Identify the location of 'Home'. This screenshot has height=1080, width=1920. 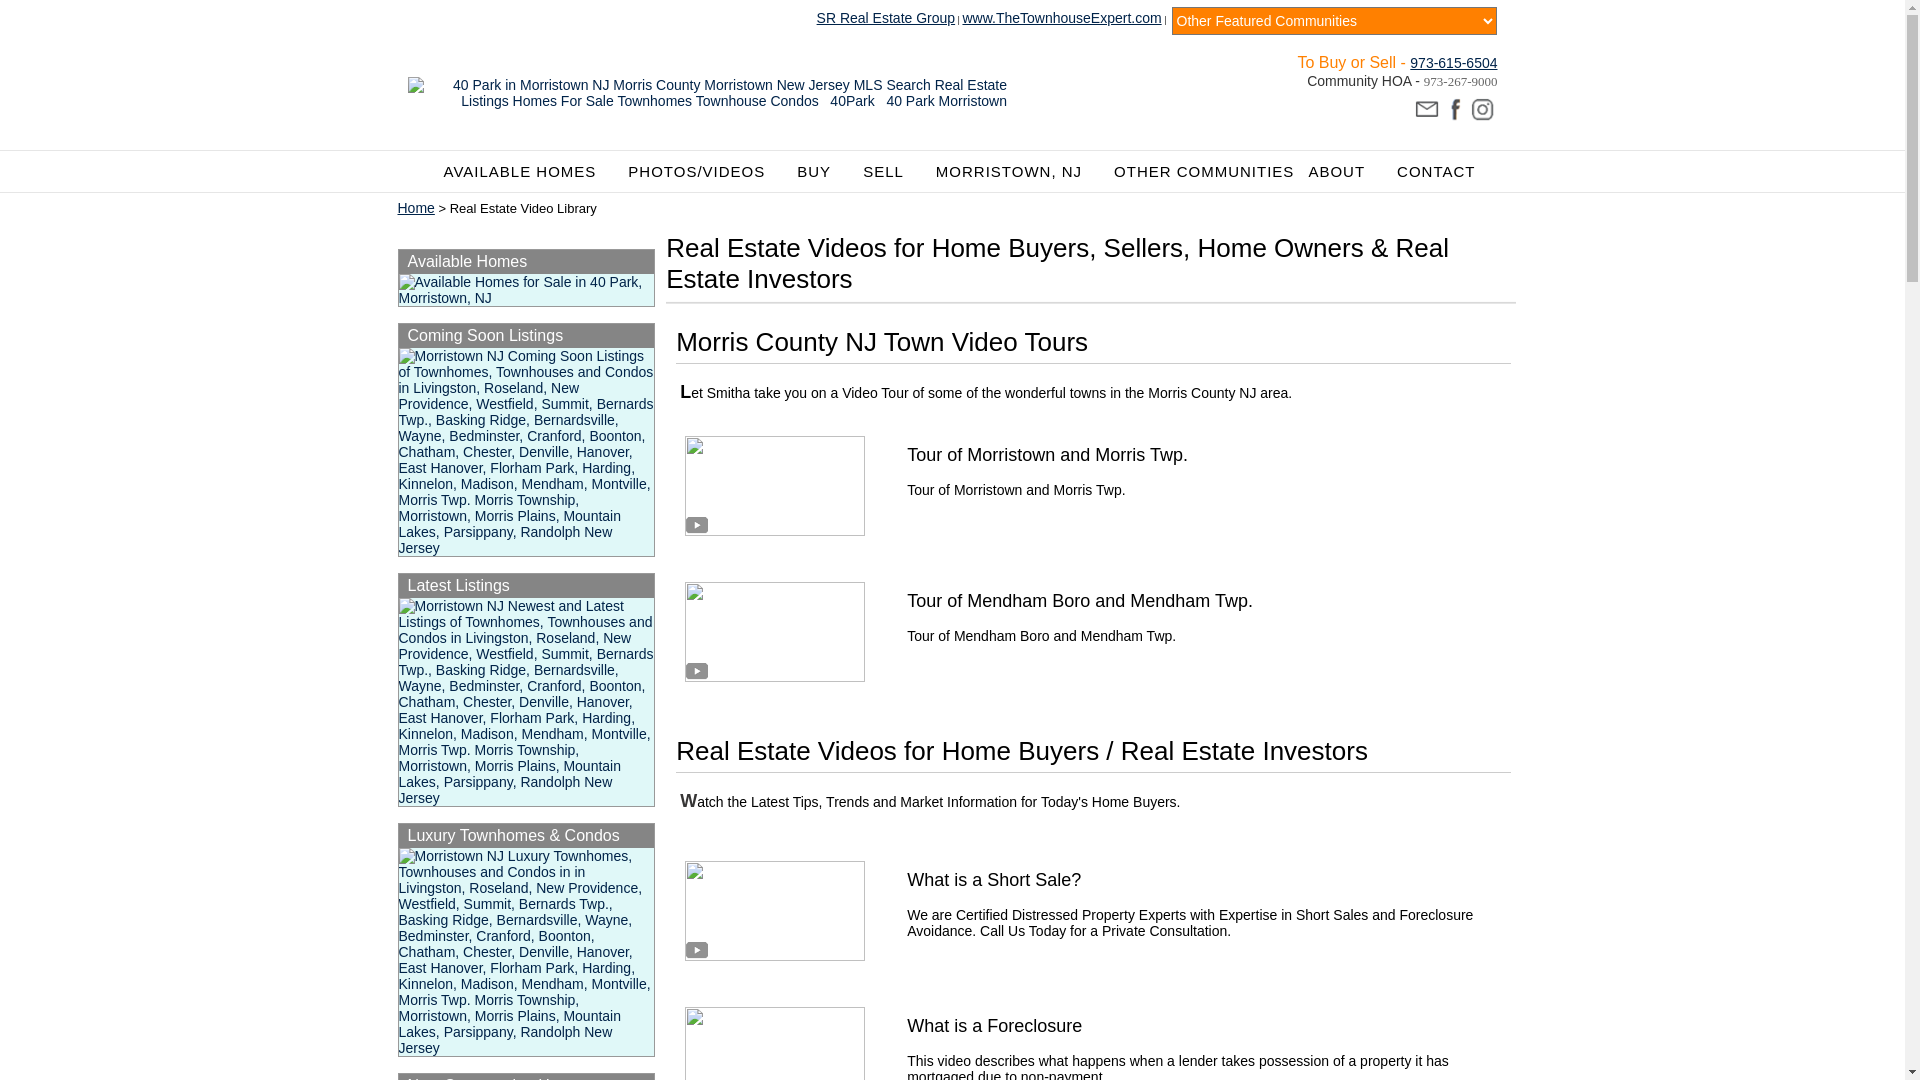
(398, 208).